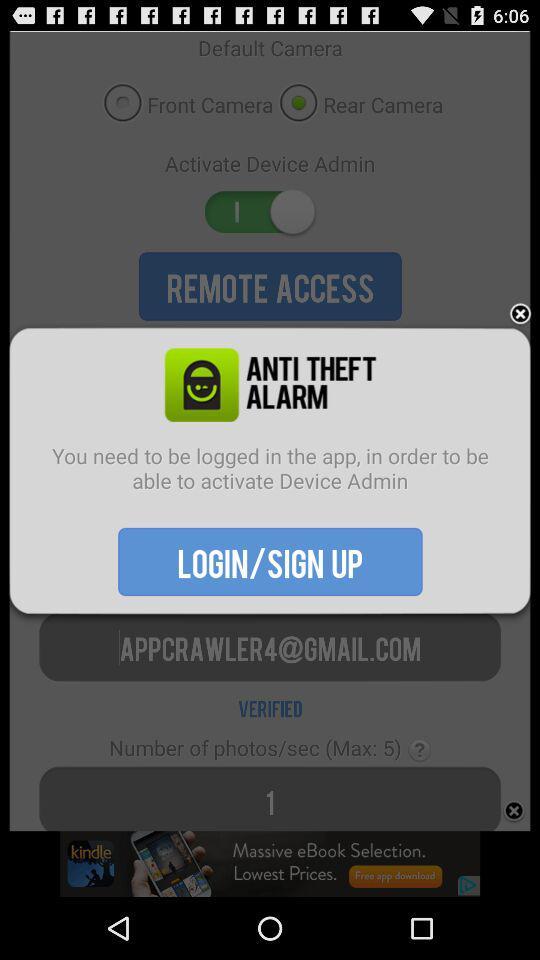 The image size is (540, 960). Describe the element at coordinates (520, 314) in the screenshot. I see `exit pop-up option` at that location.